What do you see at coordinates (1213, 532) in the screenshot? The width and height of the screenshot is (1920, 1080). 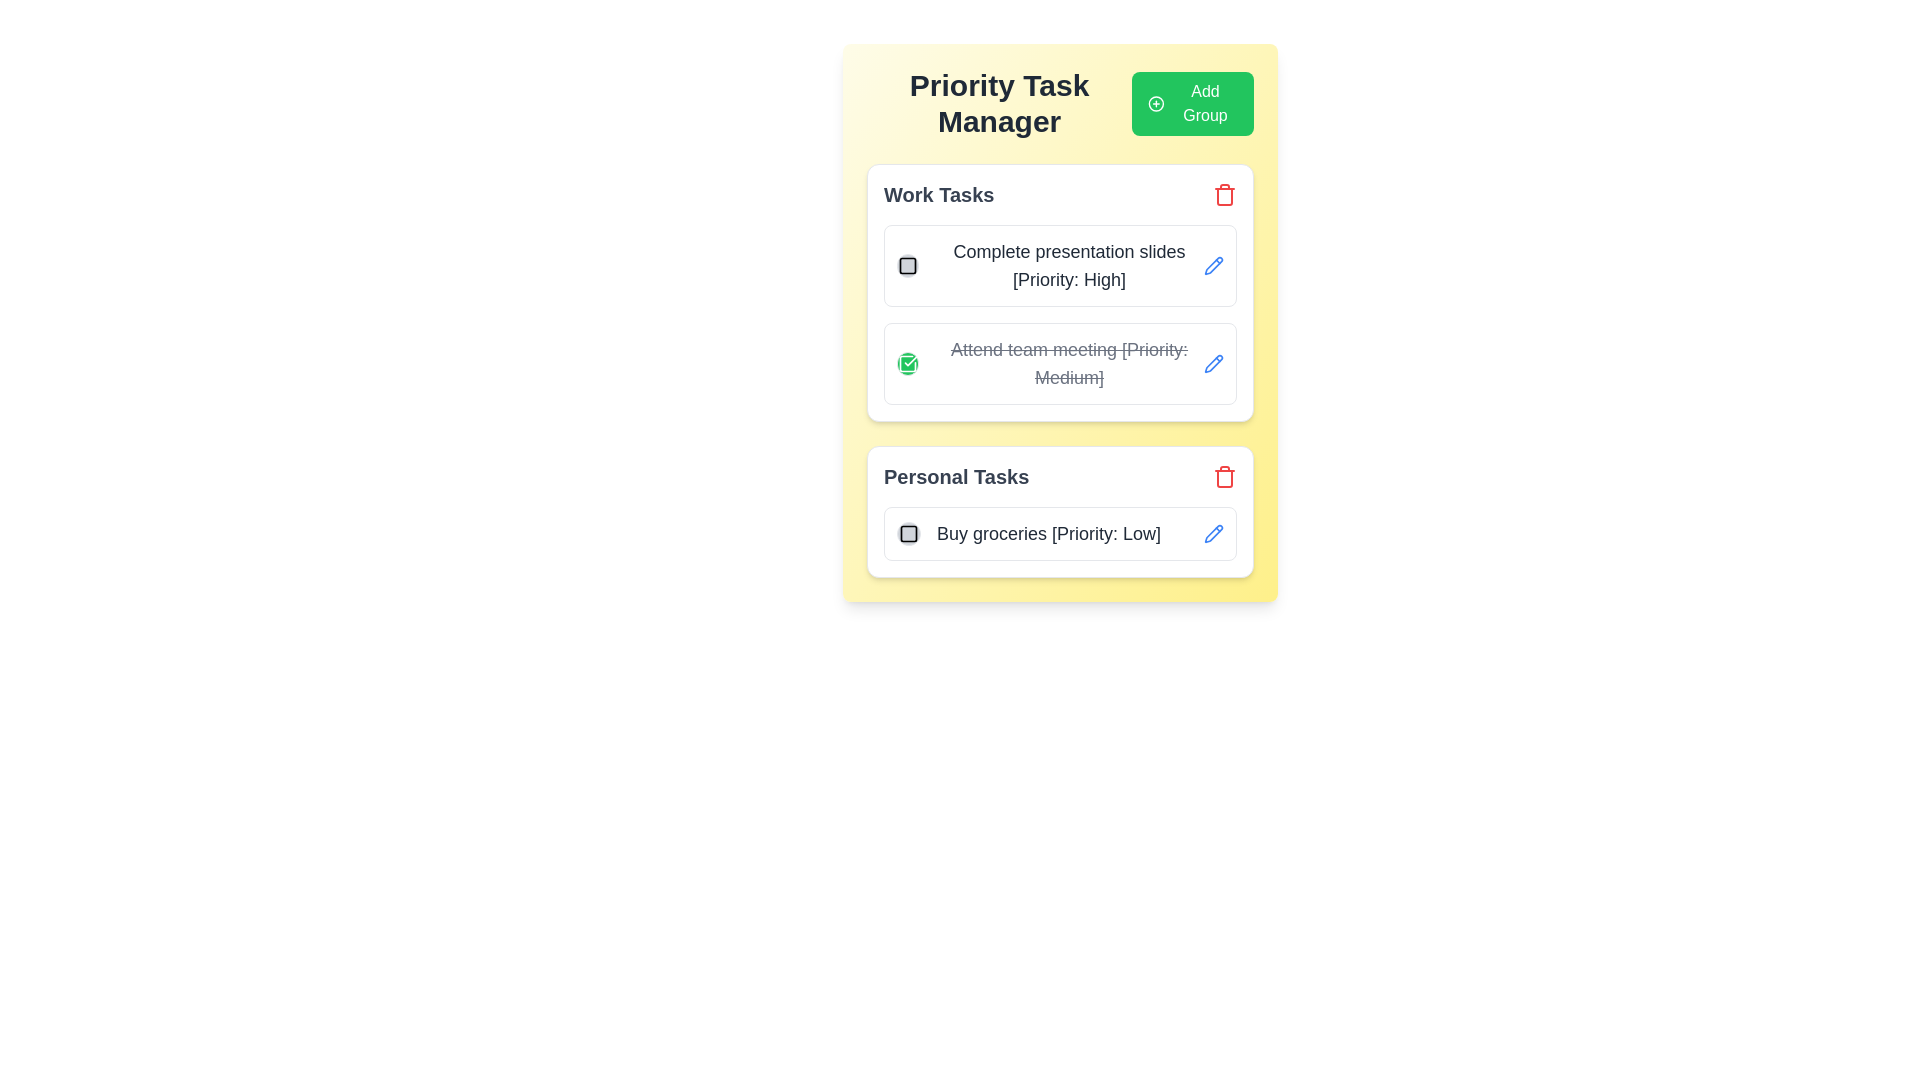 I see `the blue pencil icon located in the 'Personal Tasks' group next to the 'Buy groceries [Priority: Low]' entry to observe the color change to a darker blue` at bounding box center [1213, 532].